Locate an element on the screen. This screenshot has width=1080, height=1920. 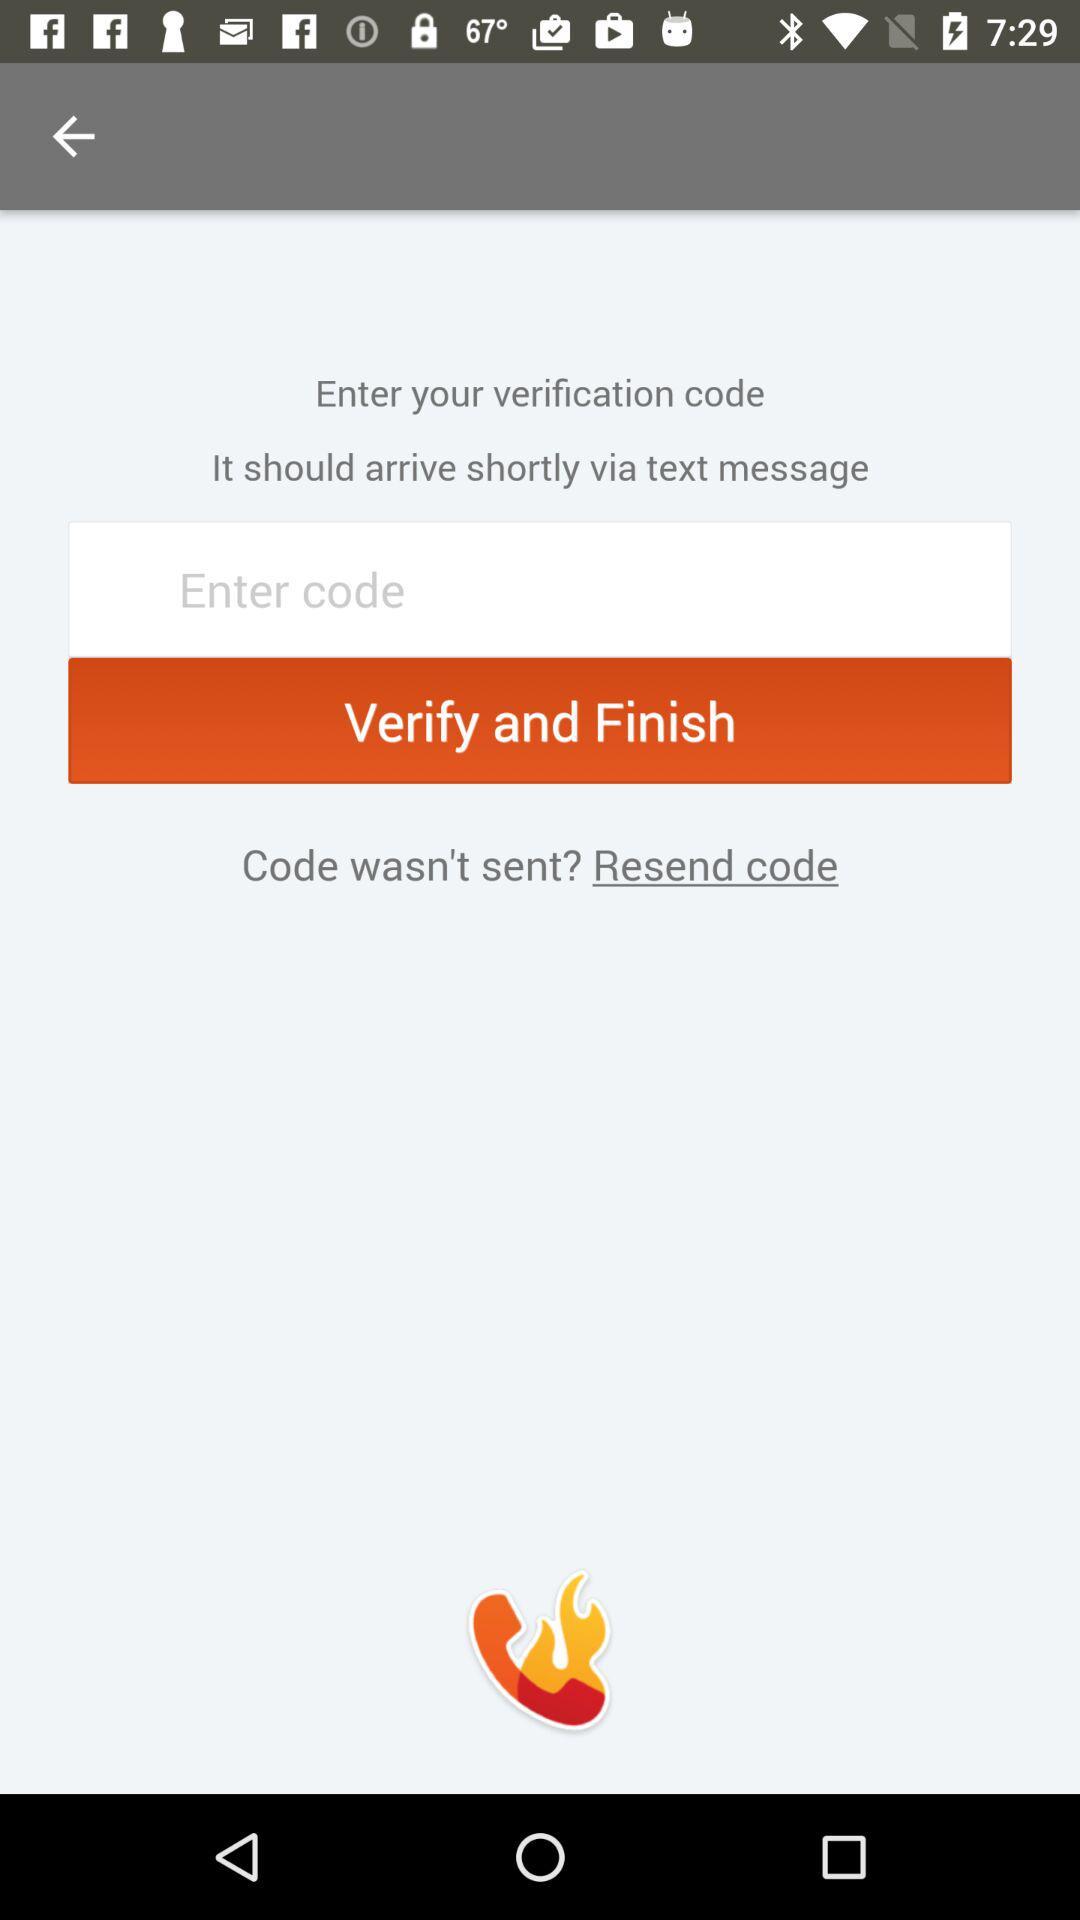
the item to the right of the code wasn t item is located at coordinates (709, 864).